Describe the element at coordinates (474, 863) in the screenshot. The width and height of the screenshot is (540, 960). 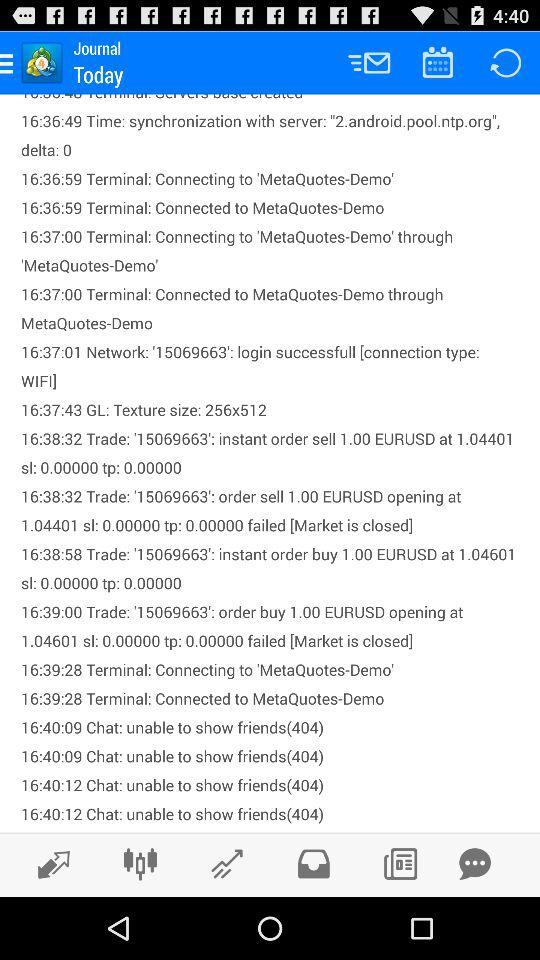
I see `share` at that location.